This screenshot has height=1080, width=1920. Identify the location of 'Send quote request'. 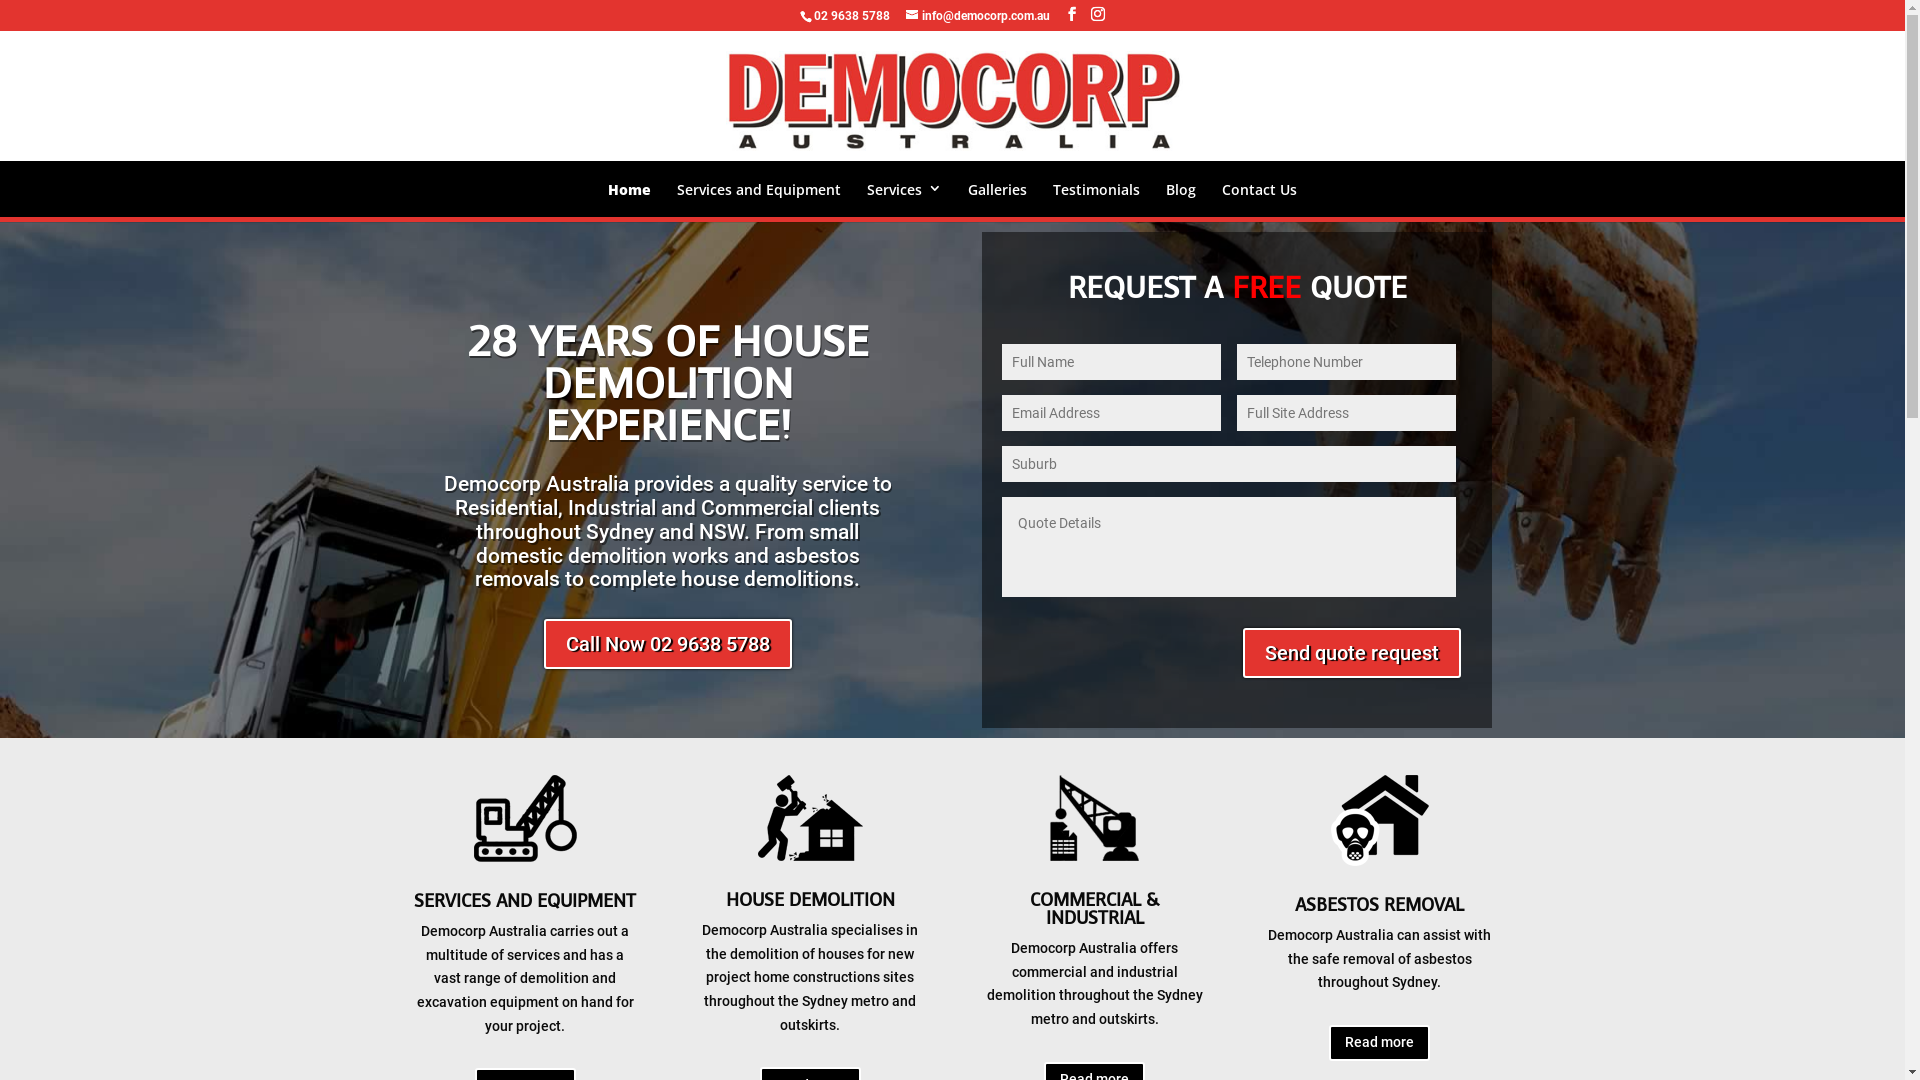
(1352, 652).